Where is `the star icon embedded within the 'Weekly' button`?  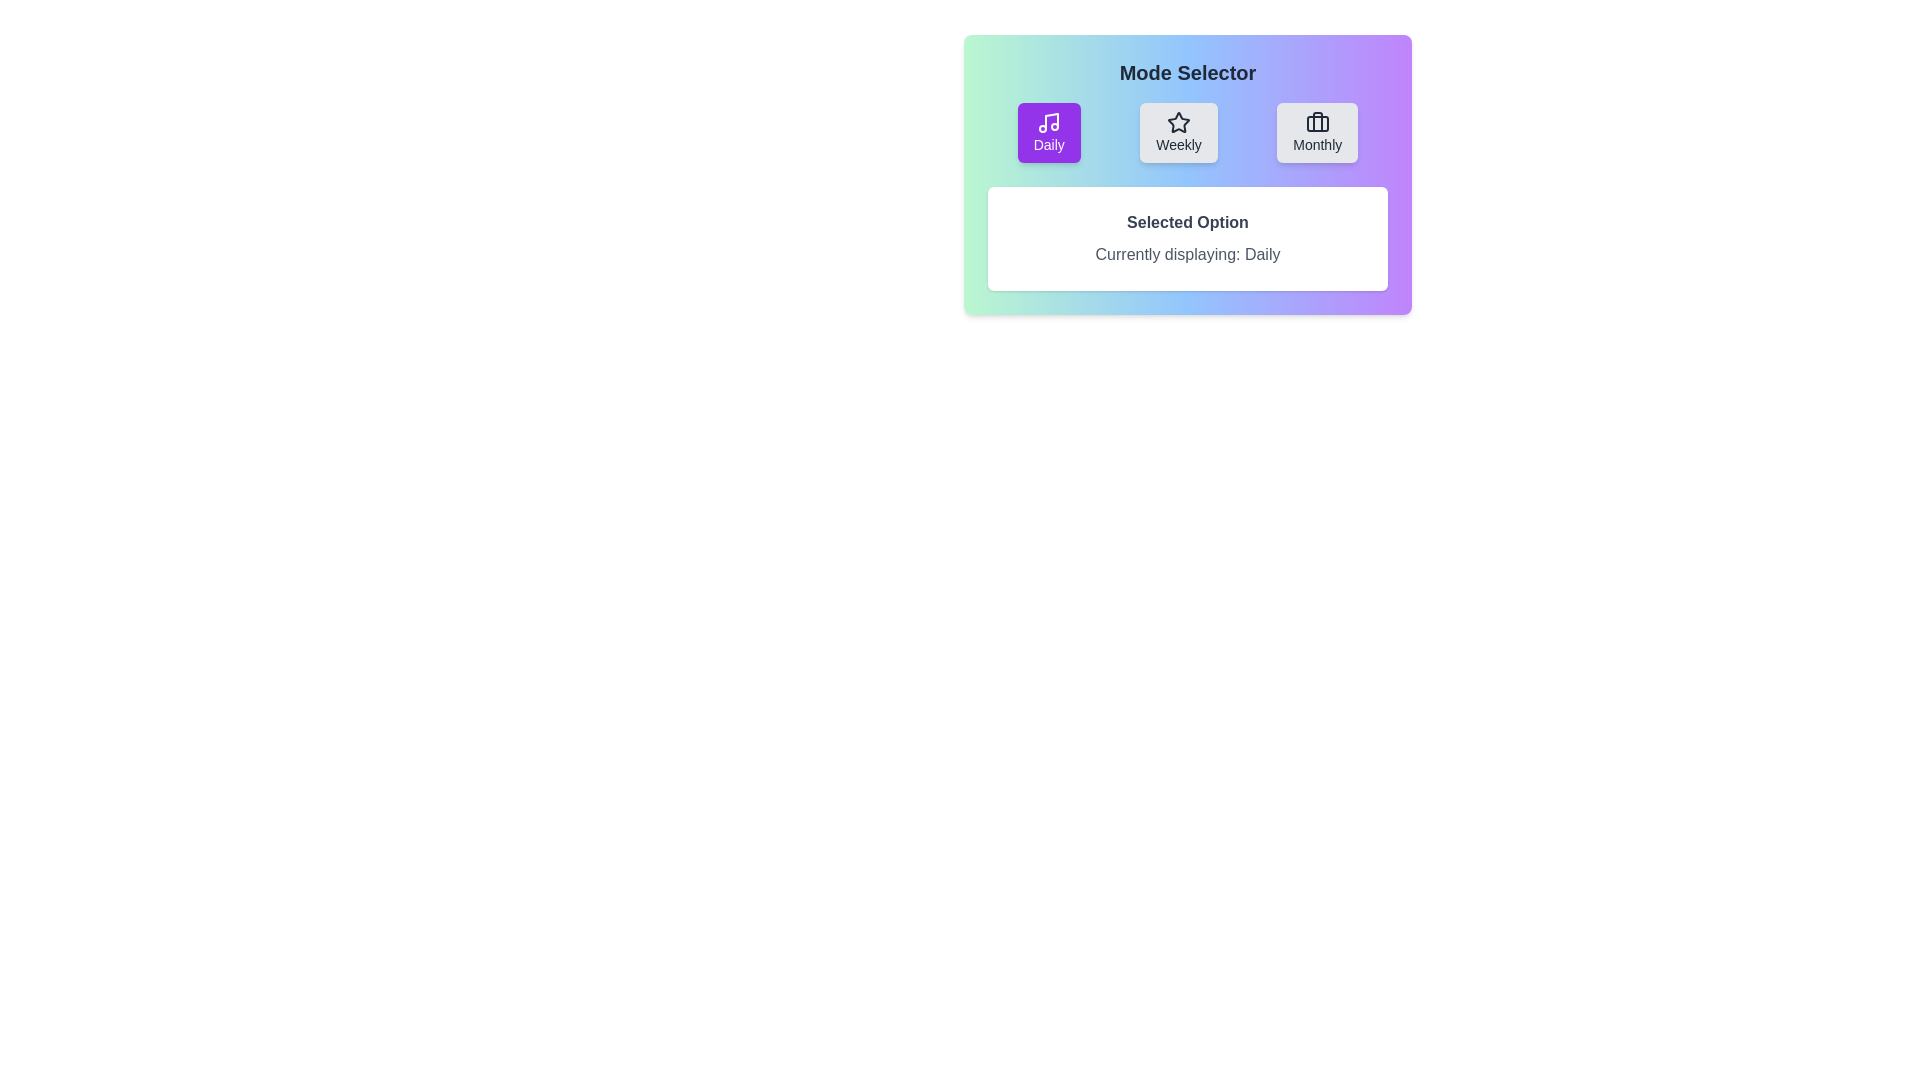
the star icon embedded within the 'Weekly' button is located at coordinates (1179, 123).